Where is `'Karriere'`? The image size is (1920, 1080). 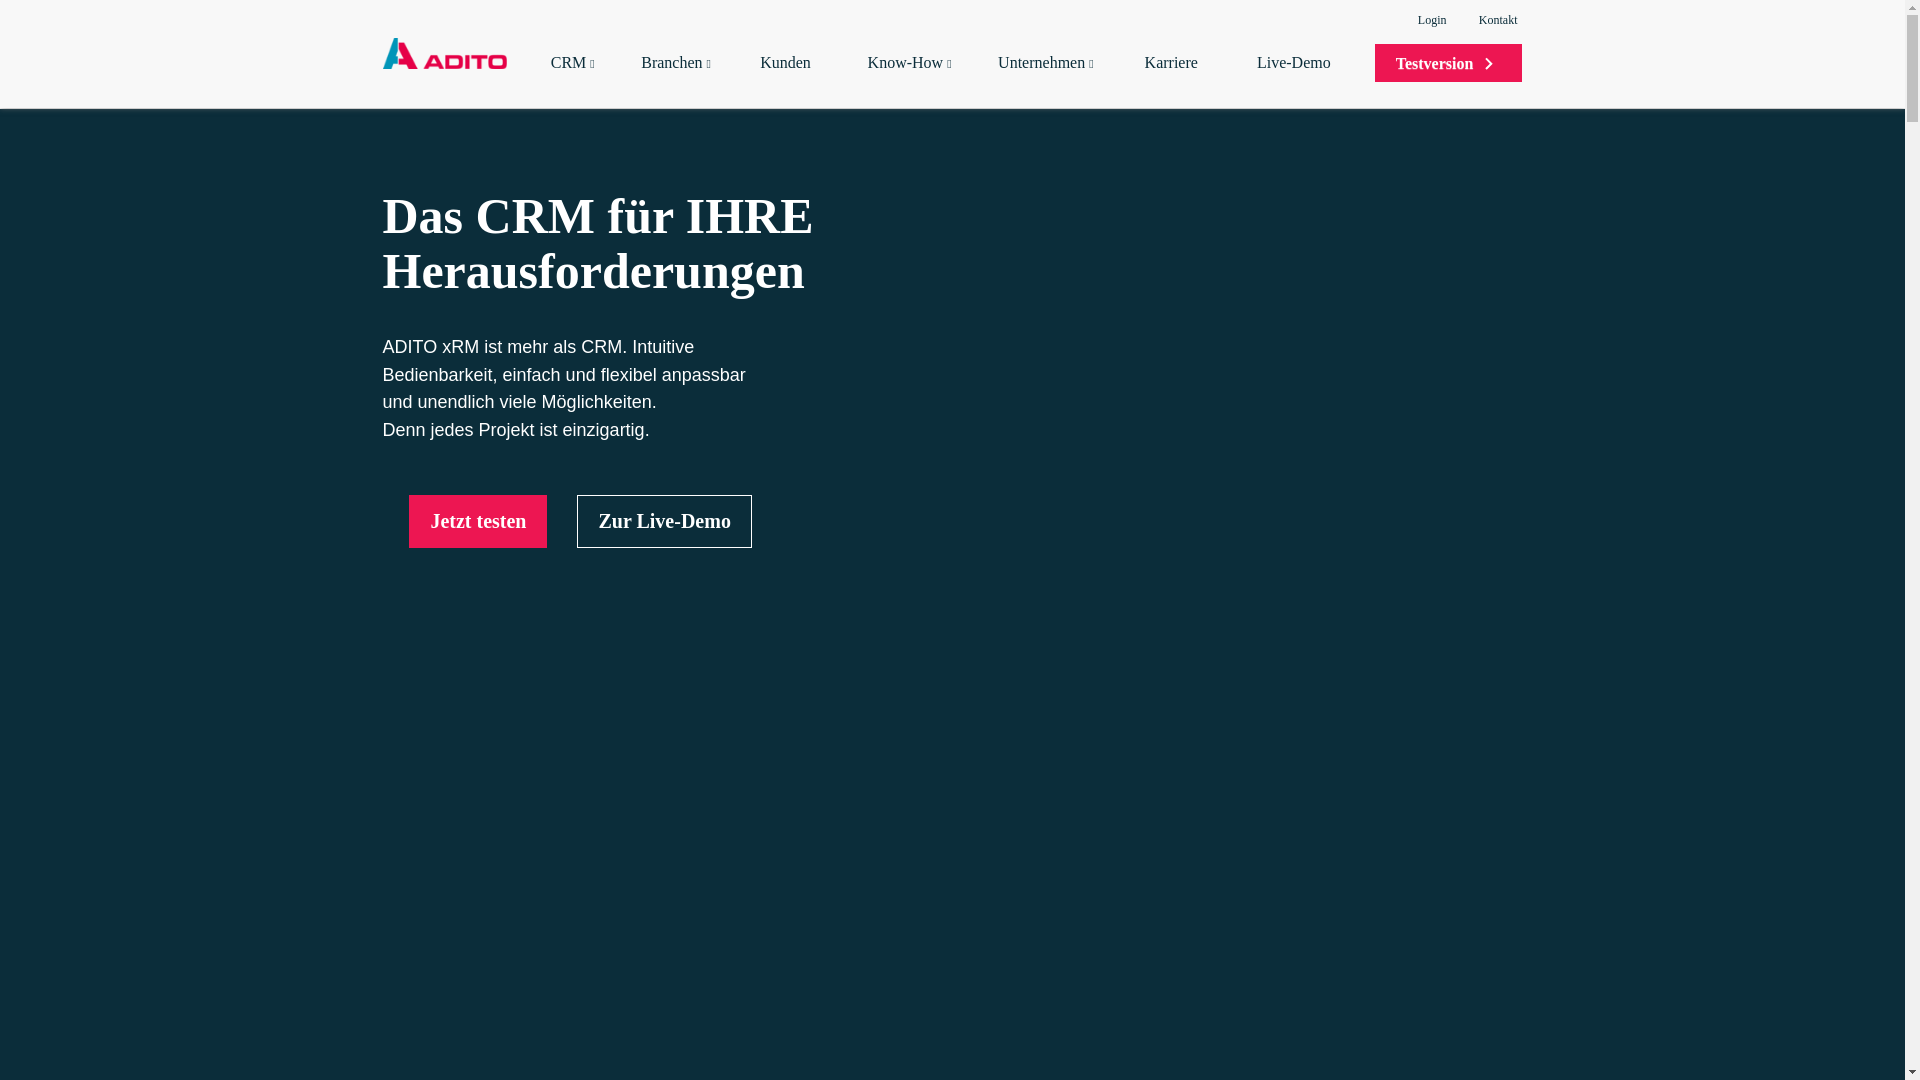
'Karriere' is located at coordinates (1181, 79).